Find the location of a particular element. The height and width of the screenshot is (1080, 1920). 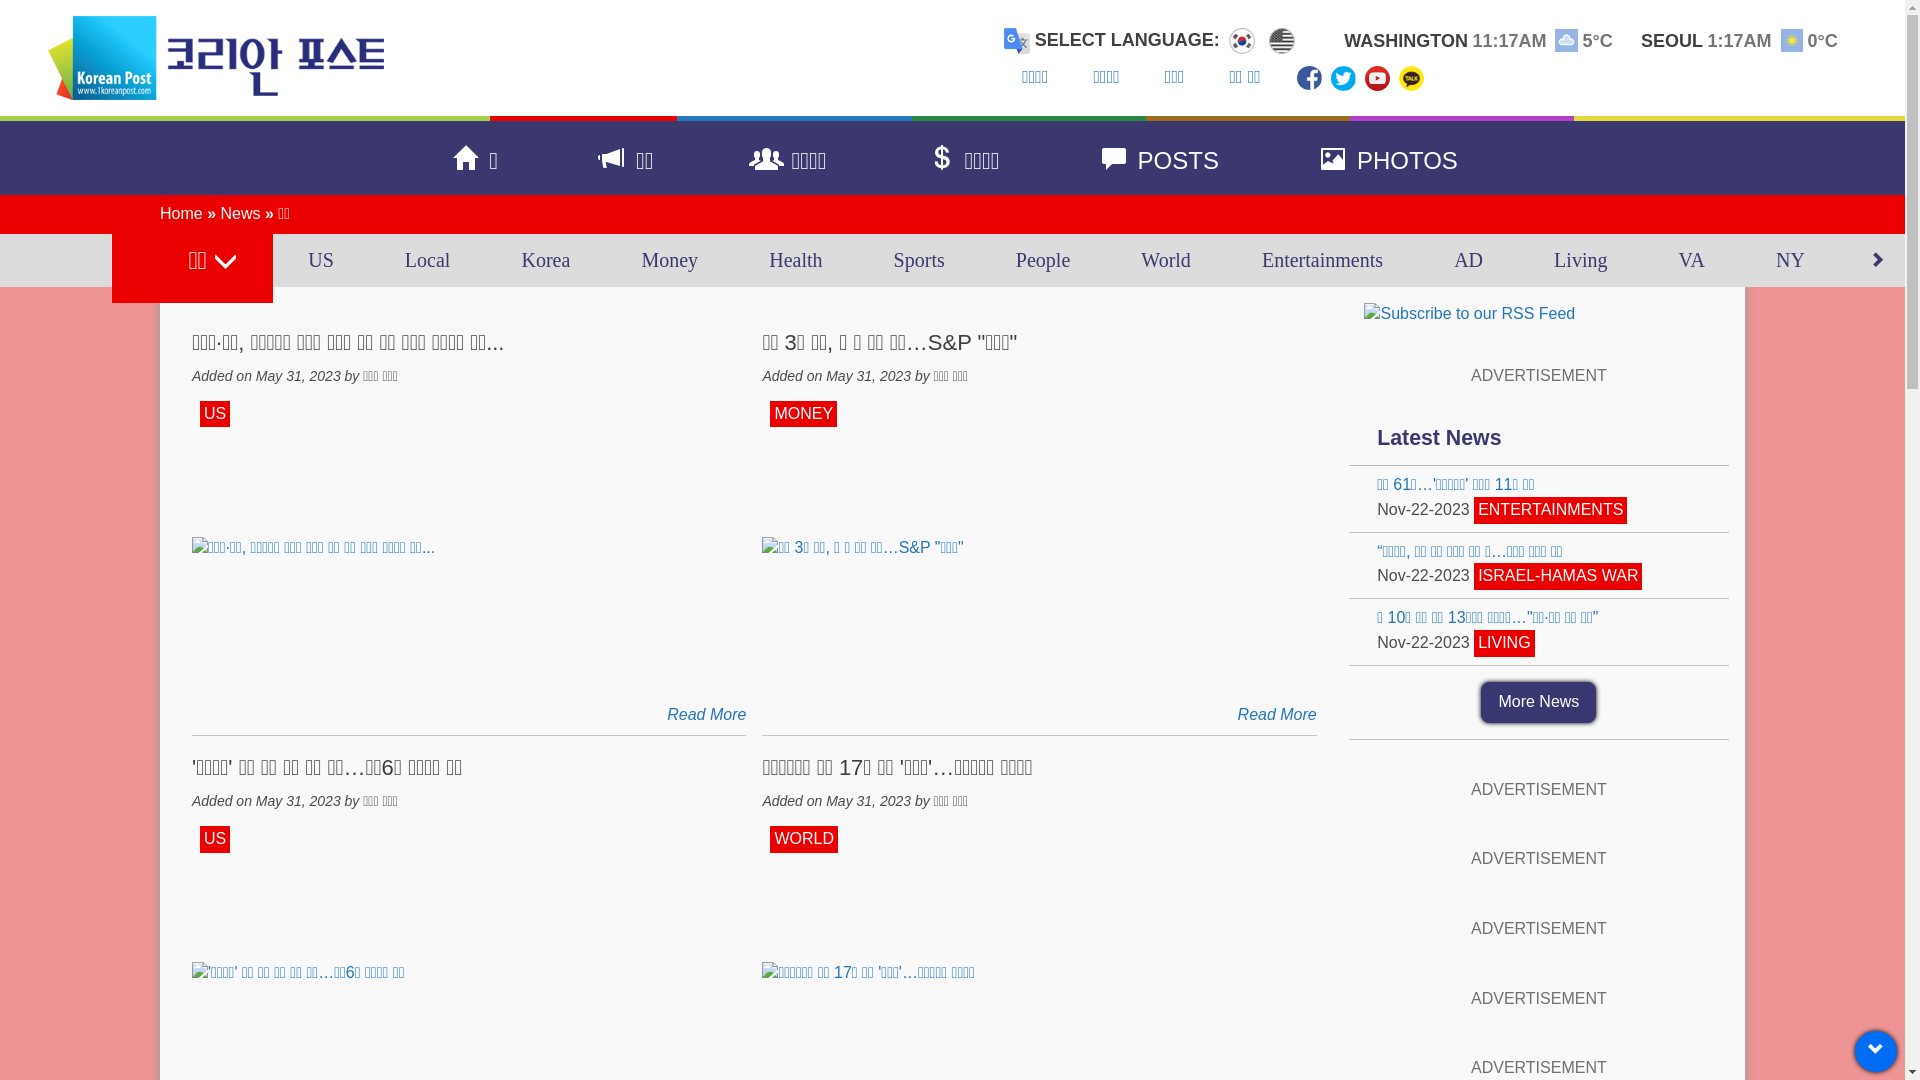

'Find Us on Facebook' is located at coordinates (1309, 76).